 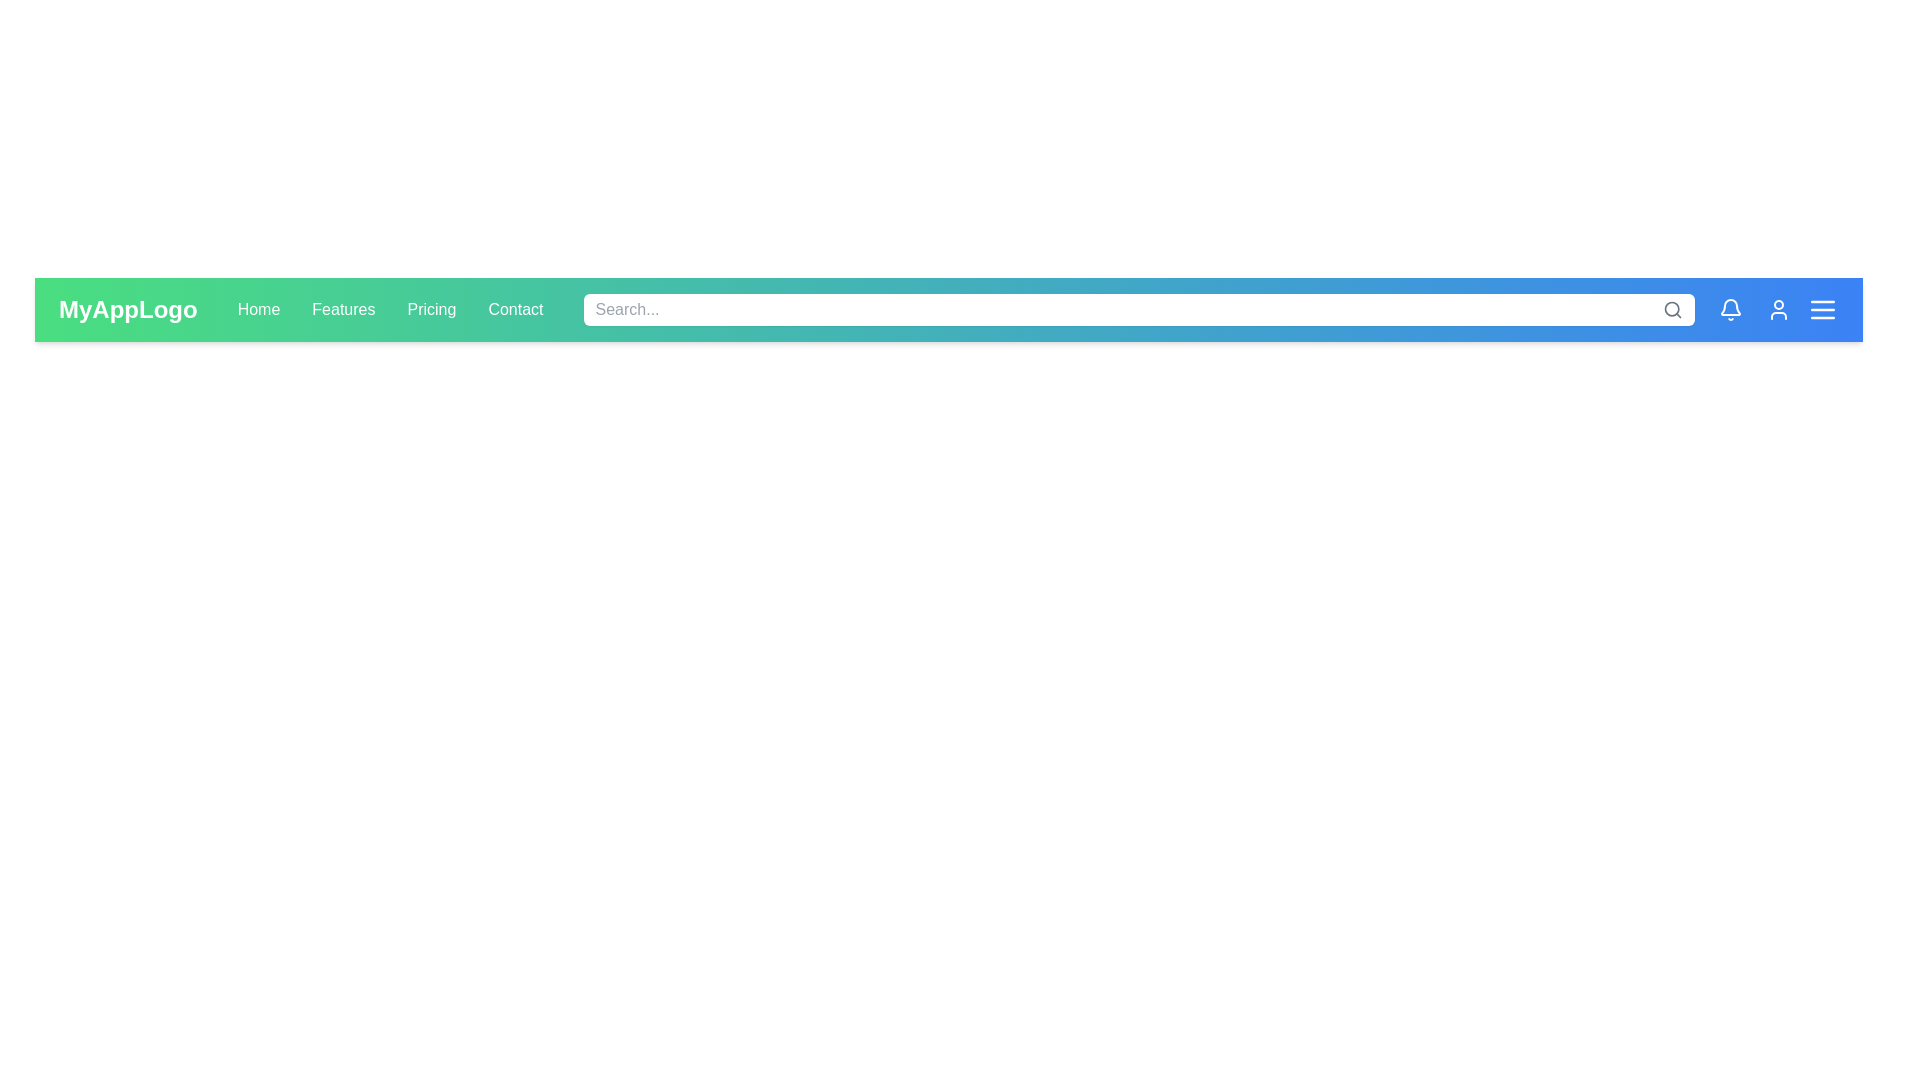 I want to click on text content of the 'MyAppLogo' label, which is displayed in bold white font on a green to blue gradient background at the far left of the navigation bar, so click(x=127, y=309).